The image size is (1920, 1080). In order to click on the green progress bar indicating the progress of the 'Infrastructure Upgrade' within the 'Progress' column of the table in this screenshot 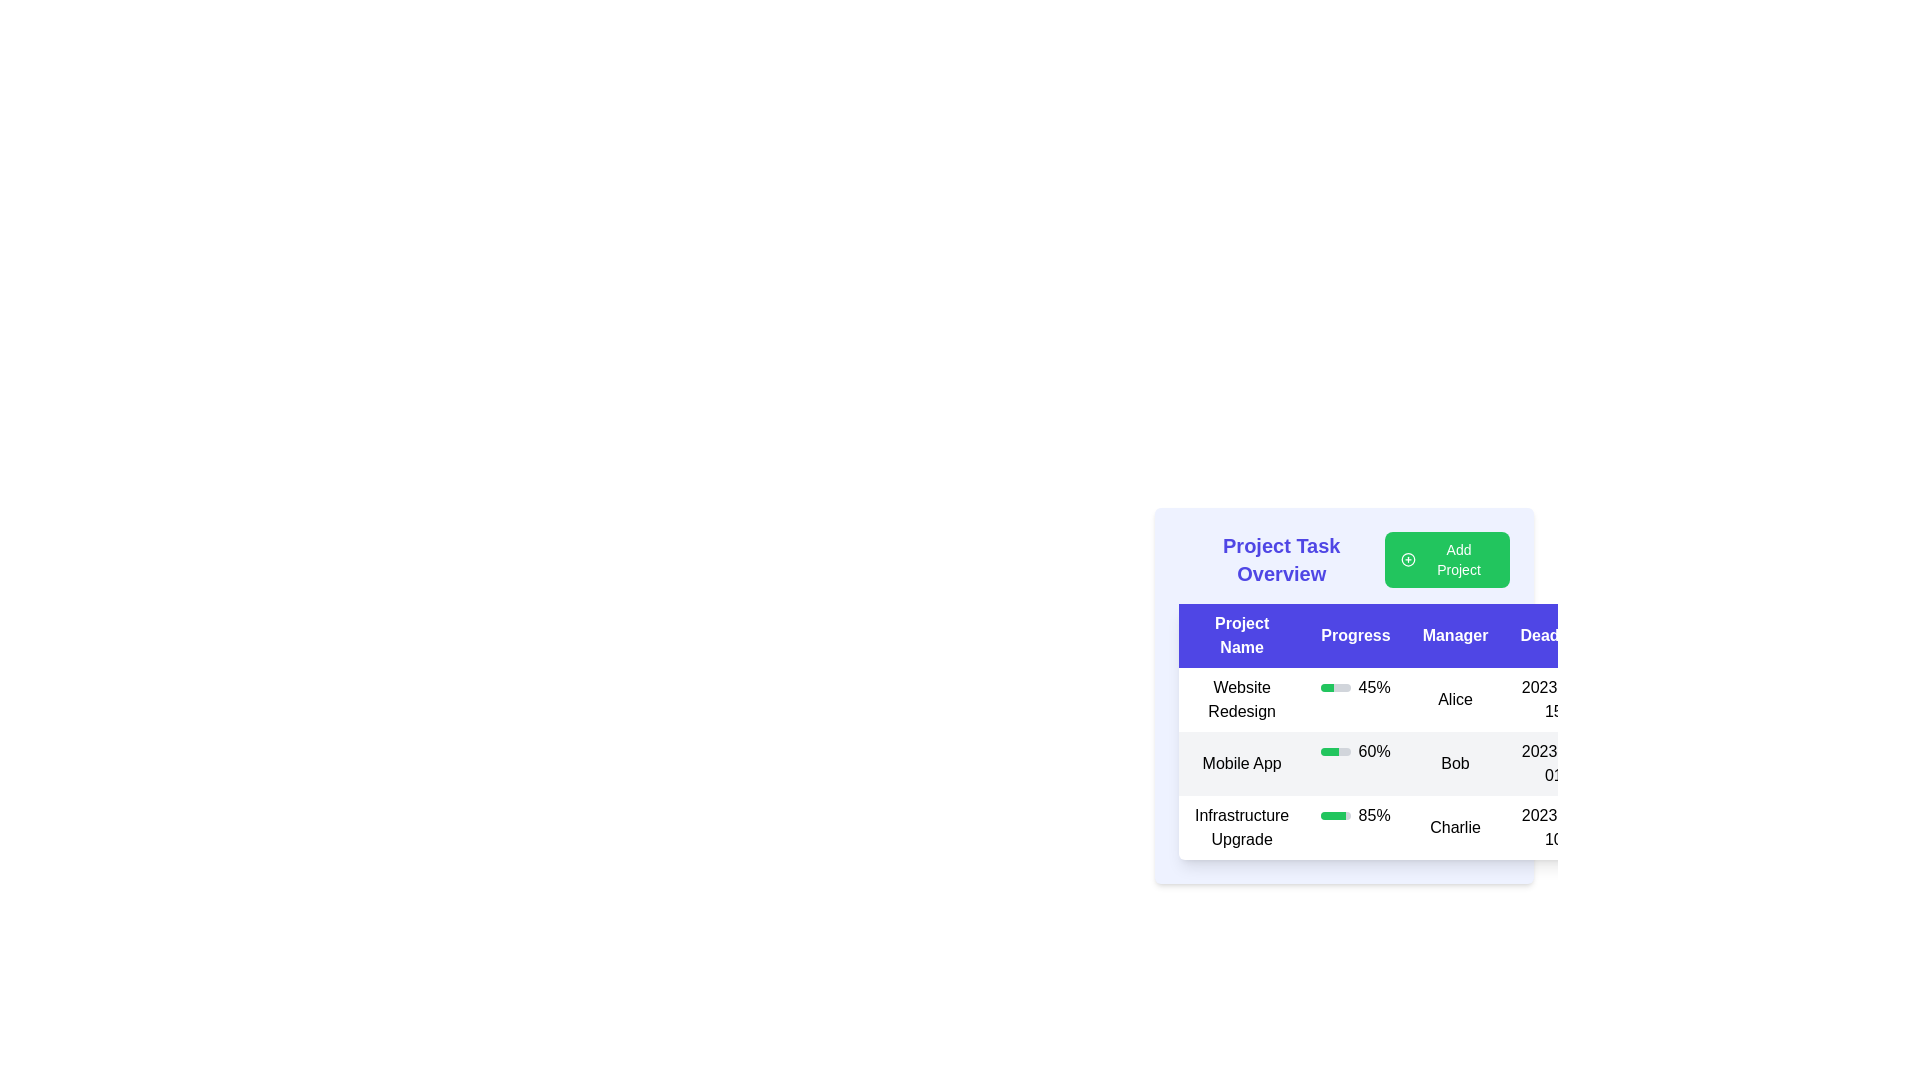, I will do `click(1333, 816)`.